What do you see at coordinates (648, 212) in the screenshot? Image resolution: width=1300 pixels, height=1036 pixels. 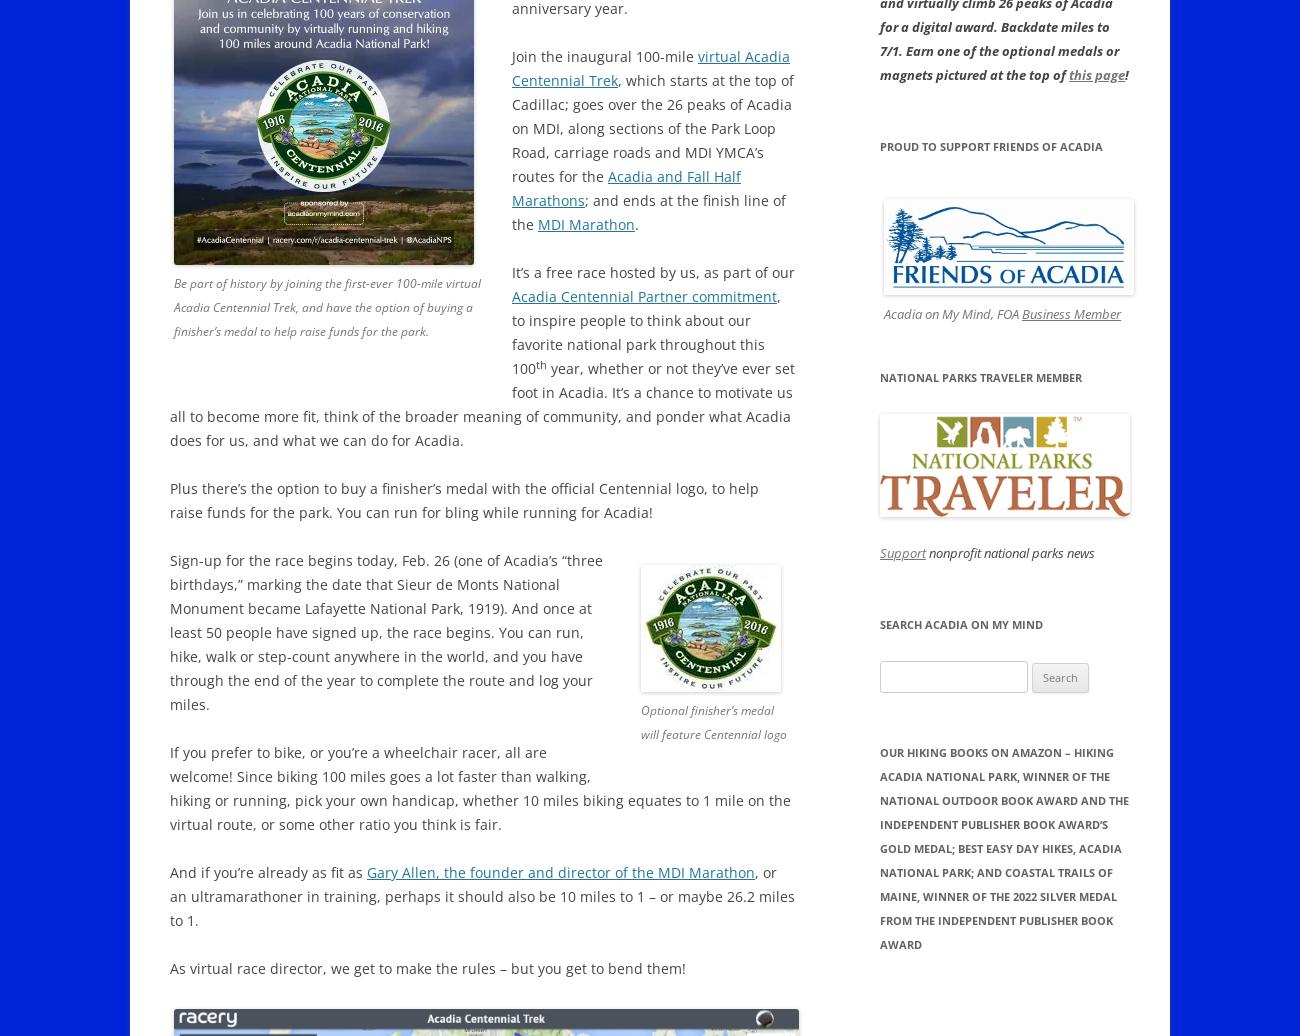 I see `'; and ends at the finish line of the'` at bounding box center [648, 212].